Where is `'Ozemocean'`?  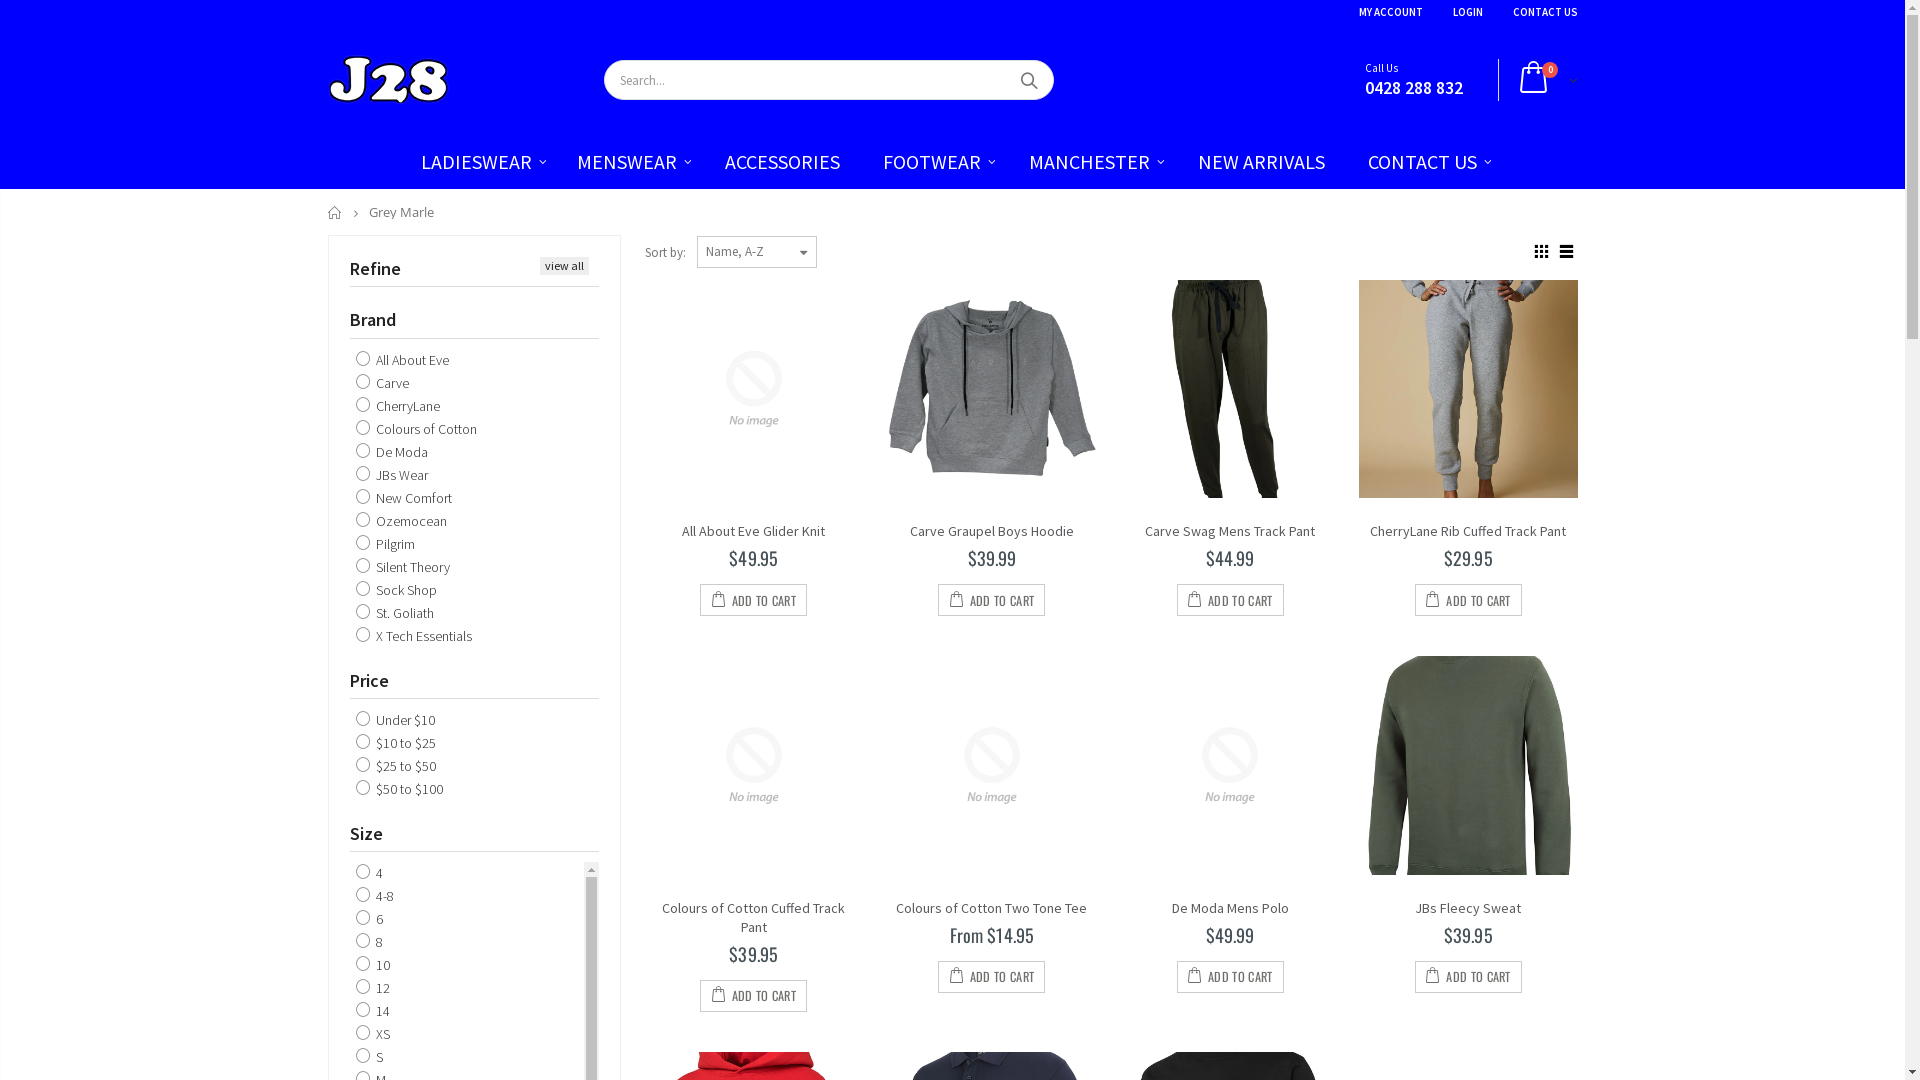 'Ozemocean' is located at coordinates (400, 519).